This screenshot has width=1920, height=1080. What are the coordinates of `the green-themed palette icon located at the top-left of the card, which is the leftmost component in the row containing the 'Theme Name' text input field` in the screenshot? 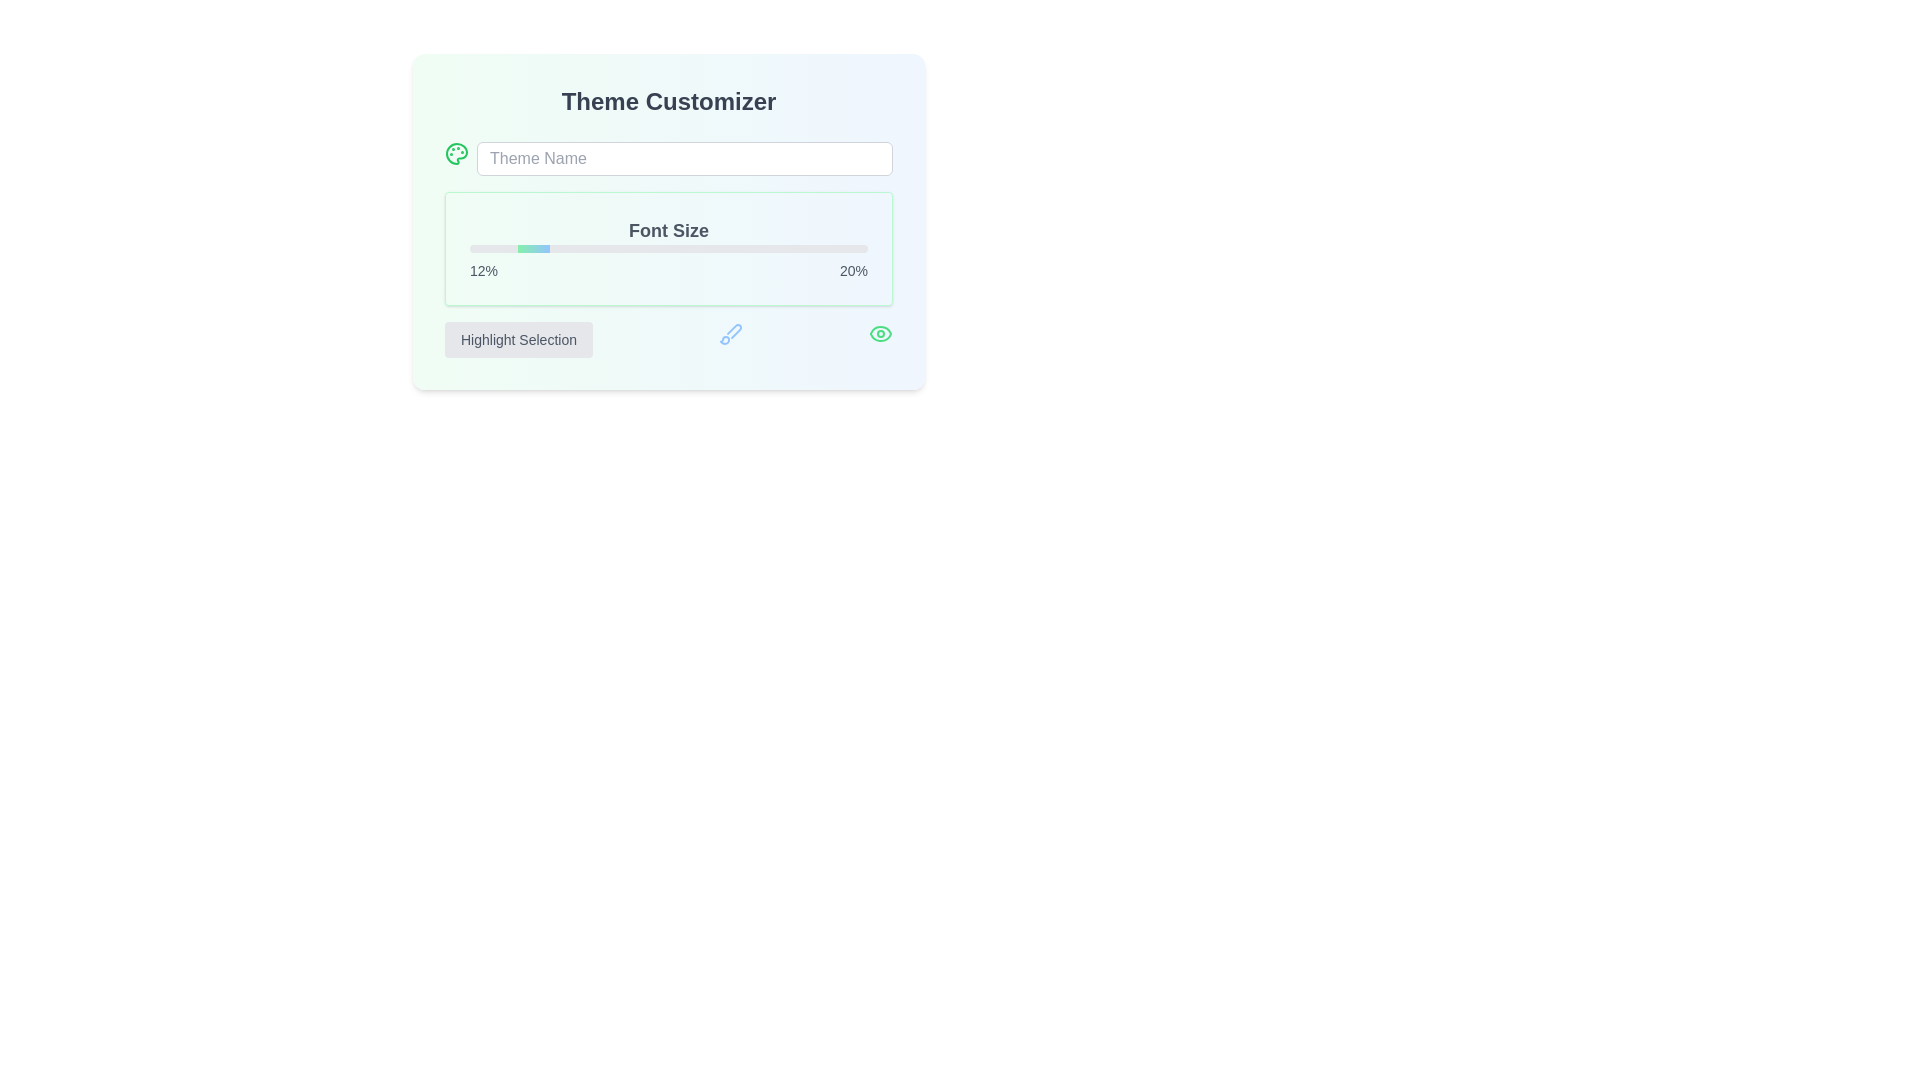 It's located at (455, 153).